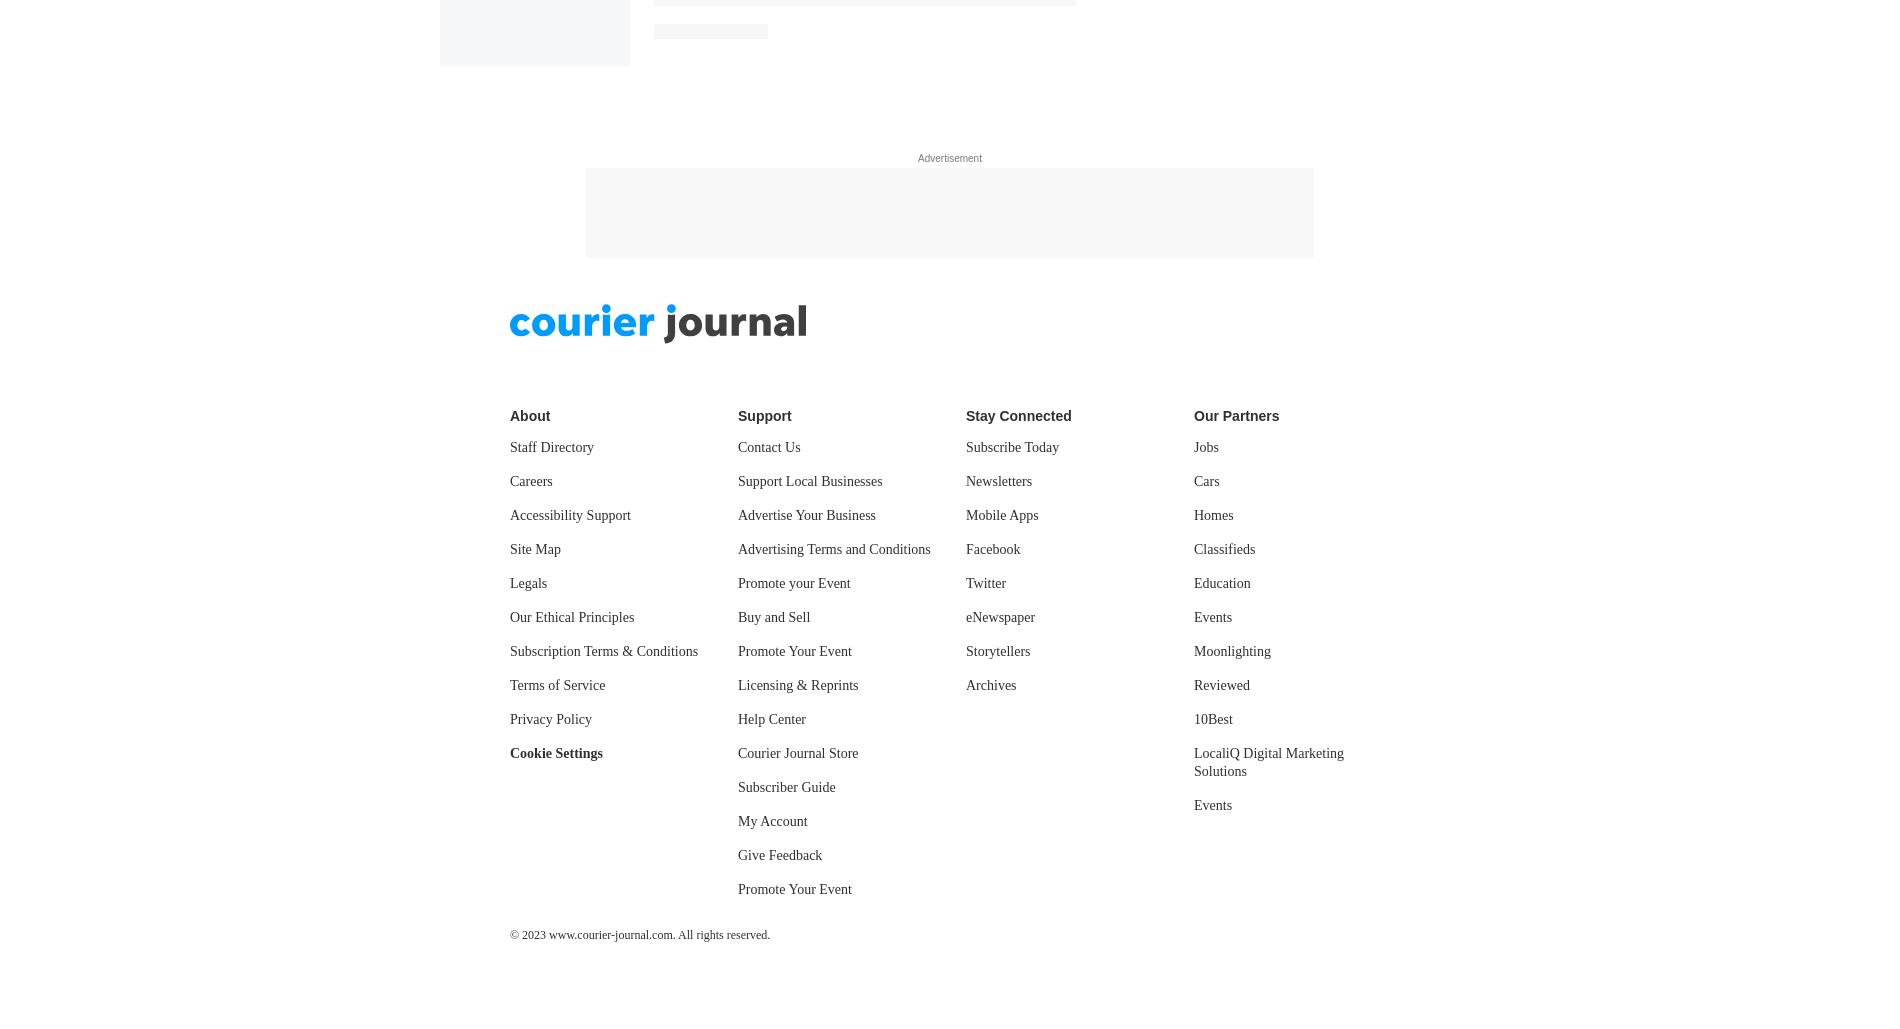 This screenshot has height=1029, width=1900. Describe the element at coordinates (551, 159) in the screenshot. I see `'Privacy Policy'` at that location.